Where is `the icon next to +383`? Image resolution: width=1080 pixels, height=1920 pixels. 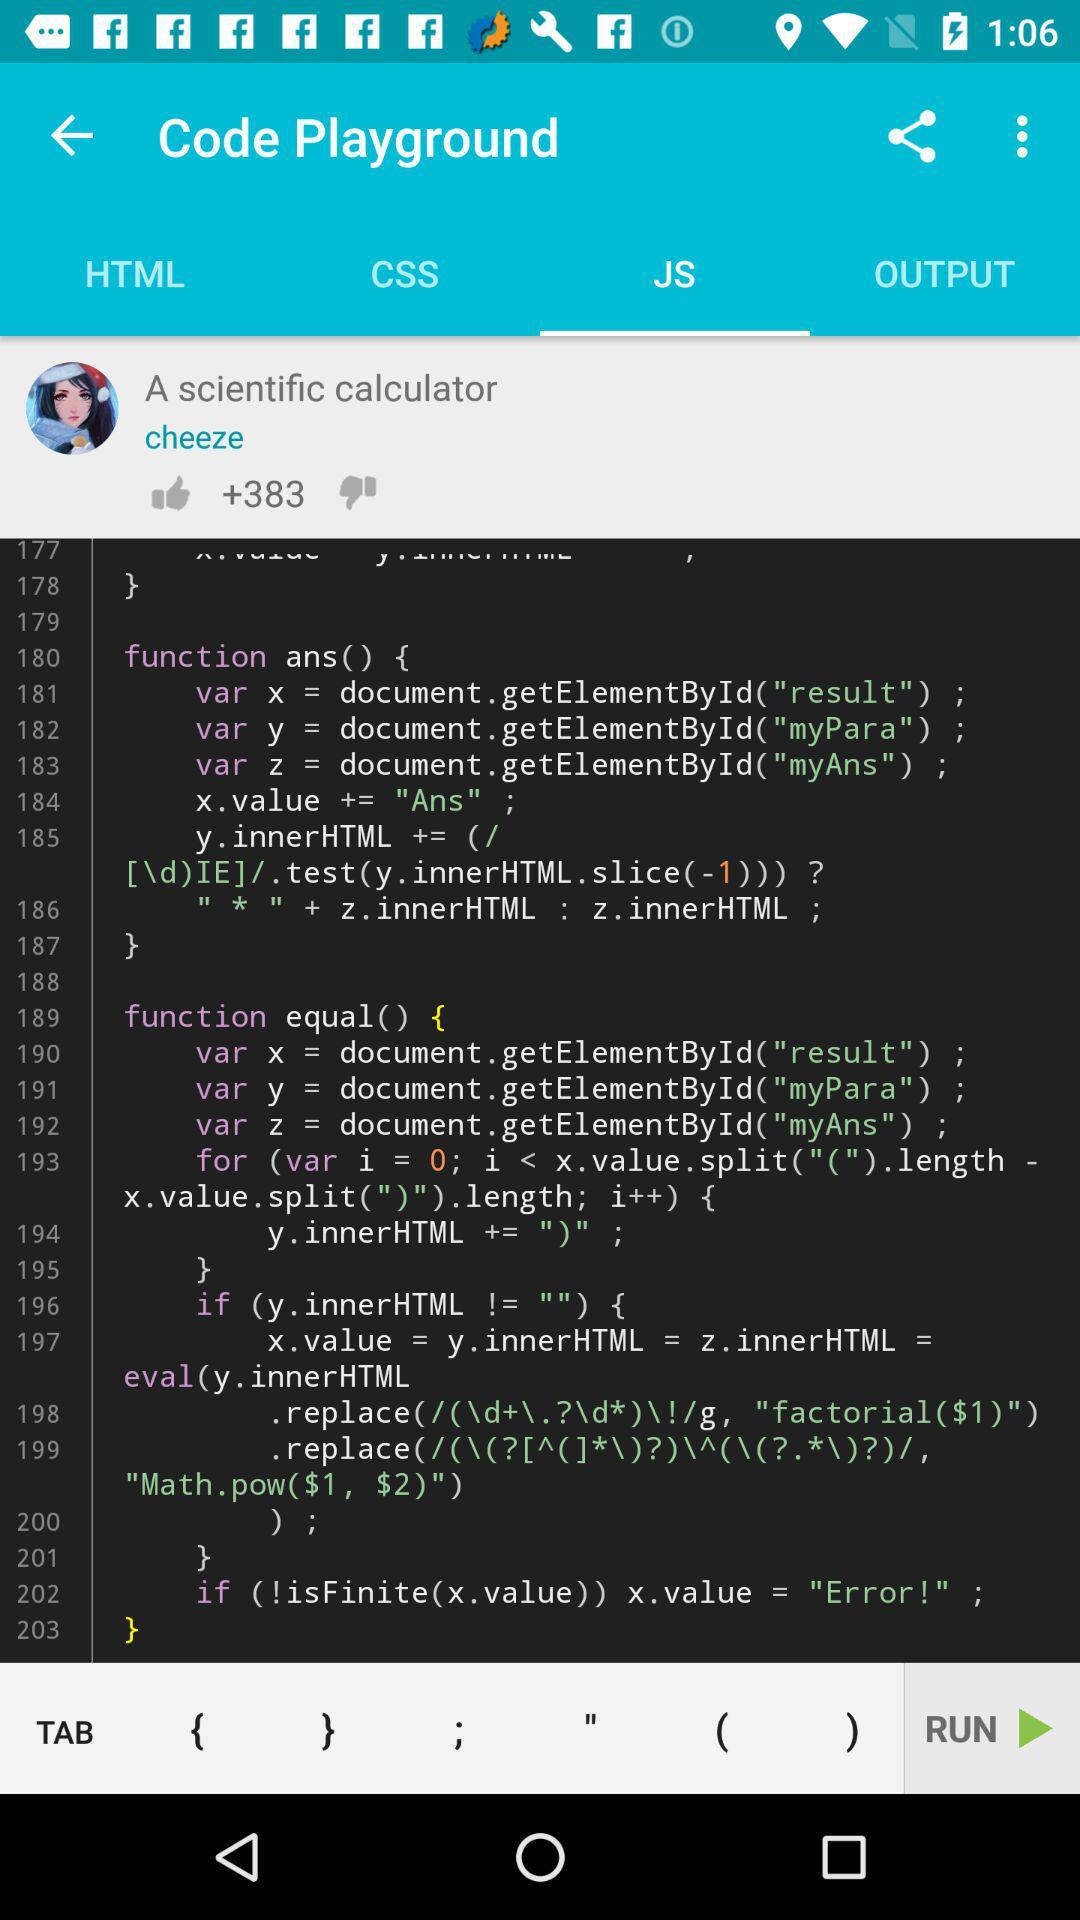
the icon next to +383 is located at coordinates (356, 492).